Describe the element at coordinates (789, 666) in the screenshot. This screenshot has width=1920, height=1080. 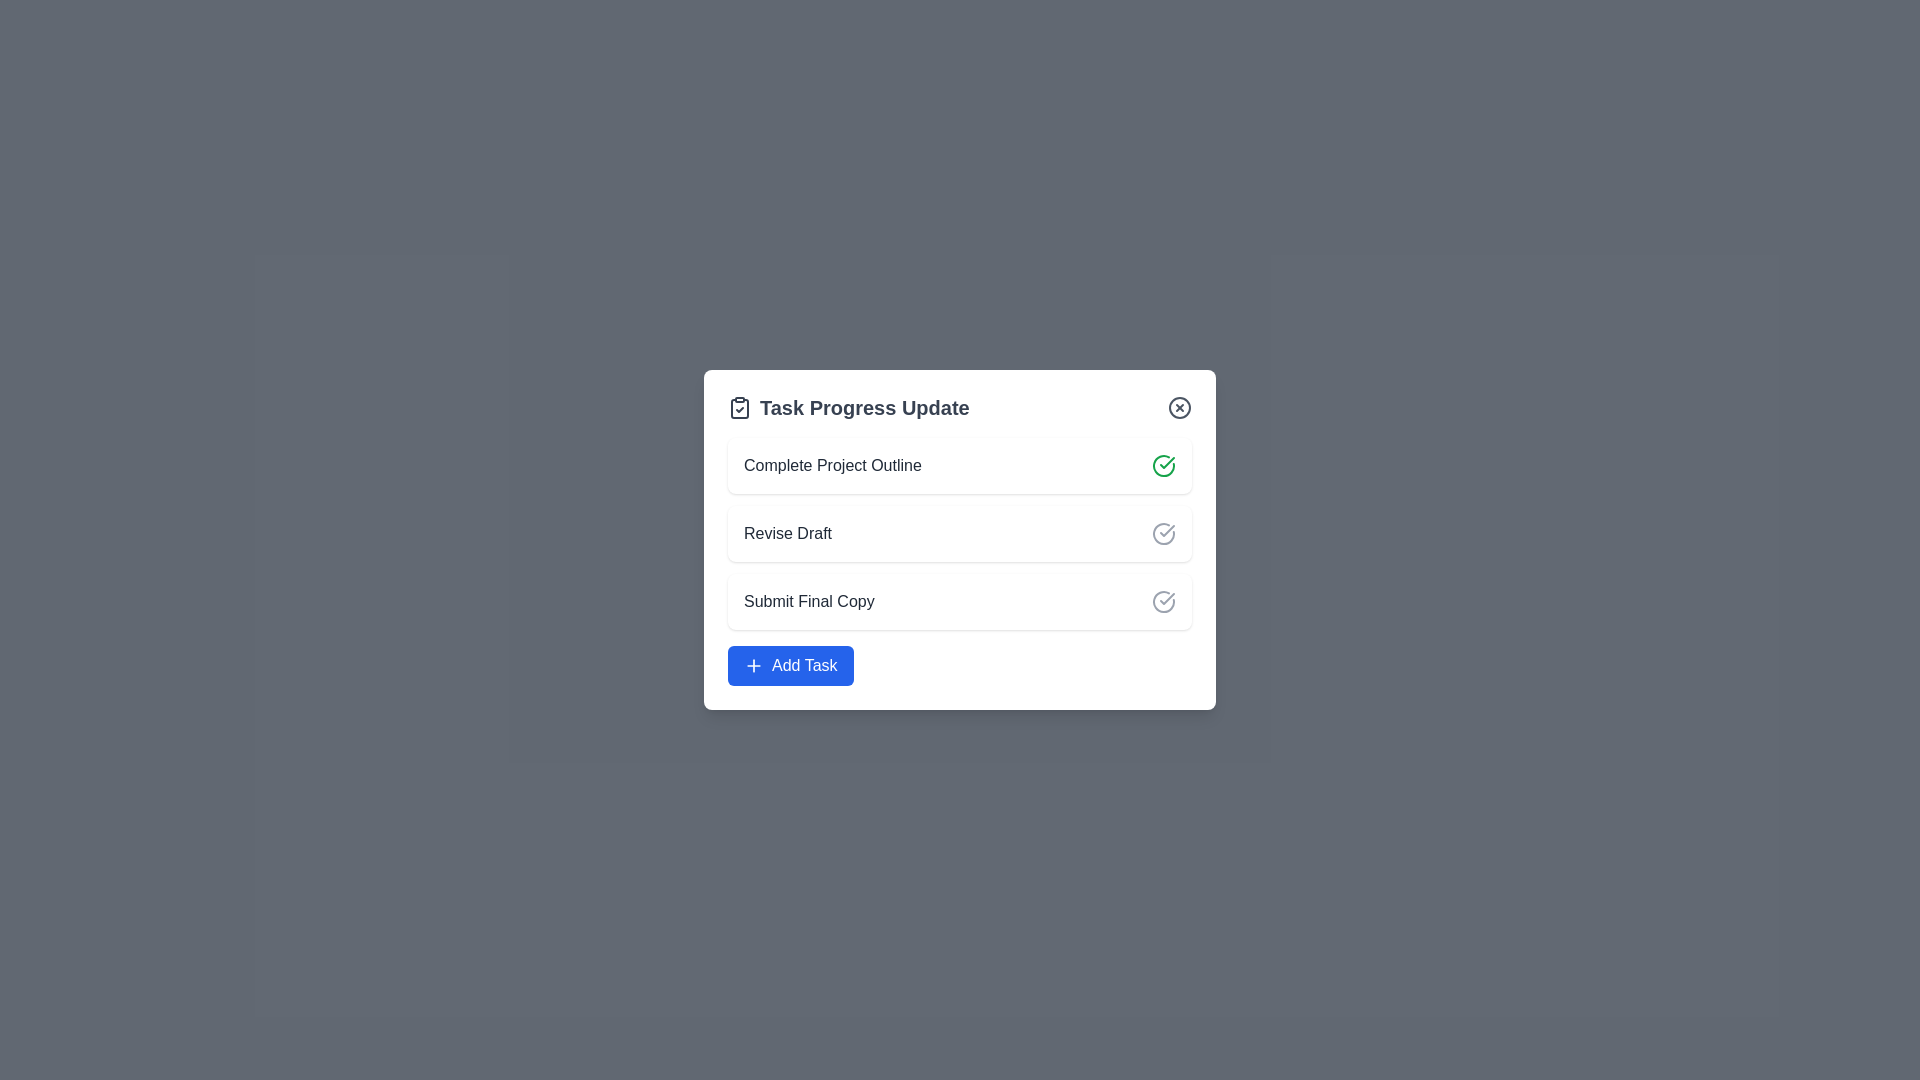
I see `the blue rectangular button labeled 'Add Task' with a '+' icon` at that location.